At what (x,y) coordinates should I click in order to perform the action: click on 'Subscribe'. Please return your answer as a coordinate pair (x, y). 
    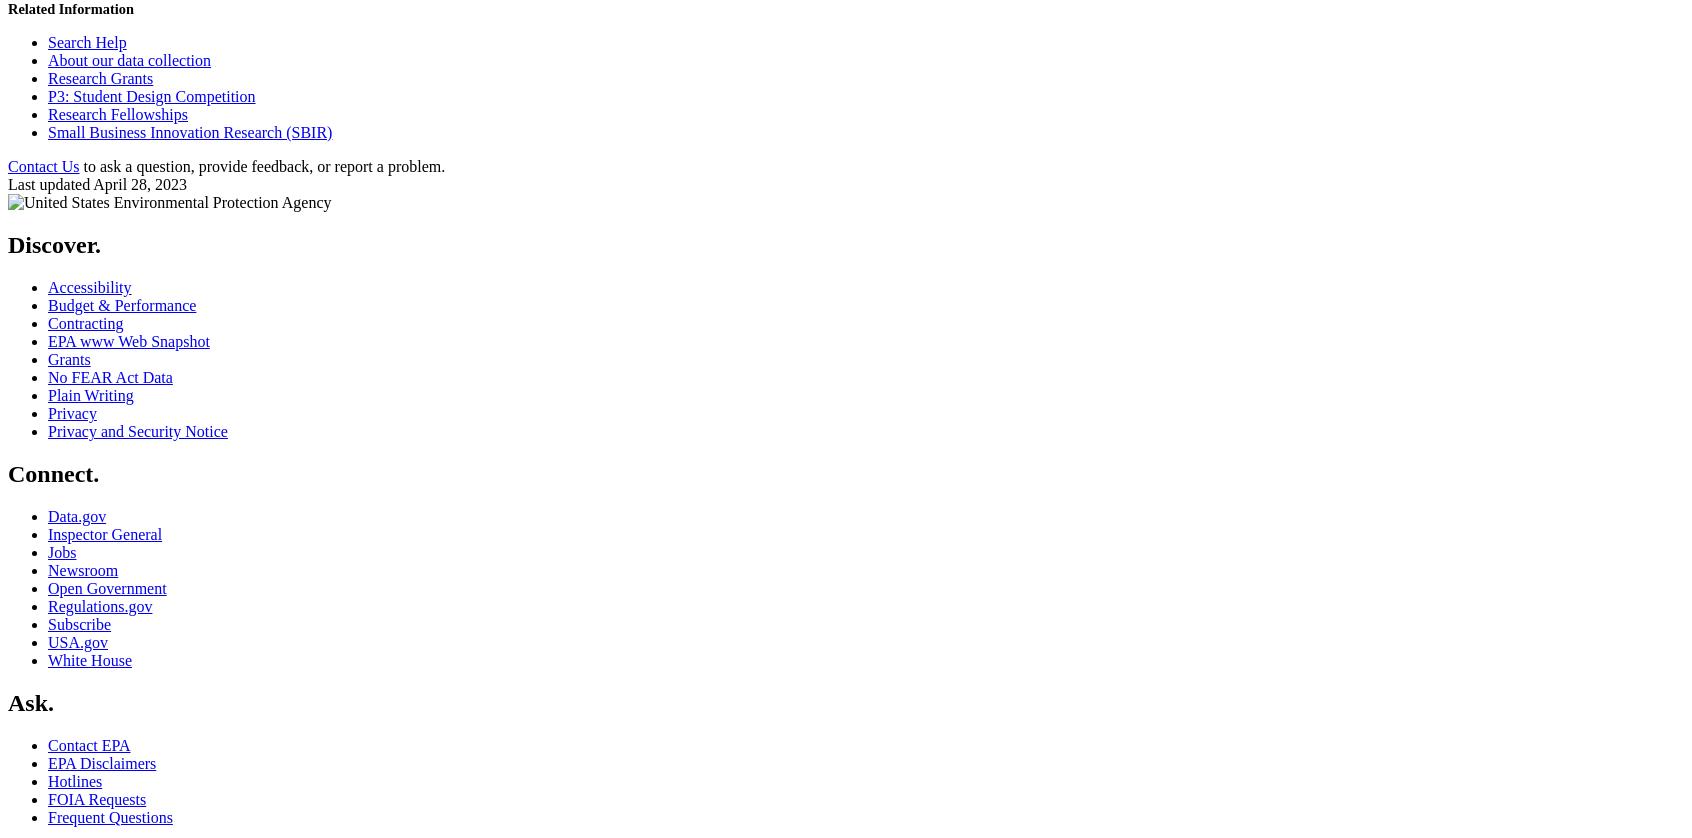
    Looking at the image, I should click on (47, 623).